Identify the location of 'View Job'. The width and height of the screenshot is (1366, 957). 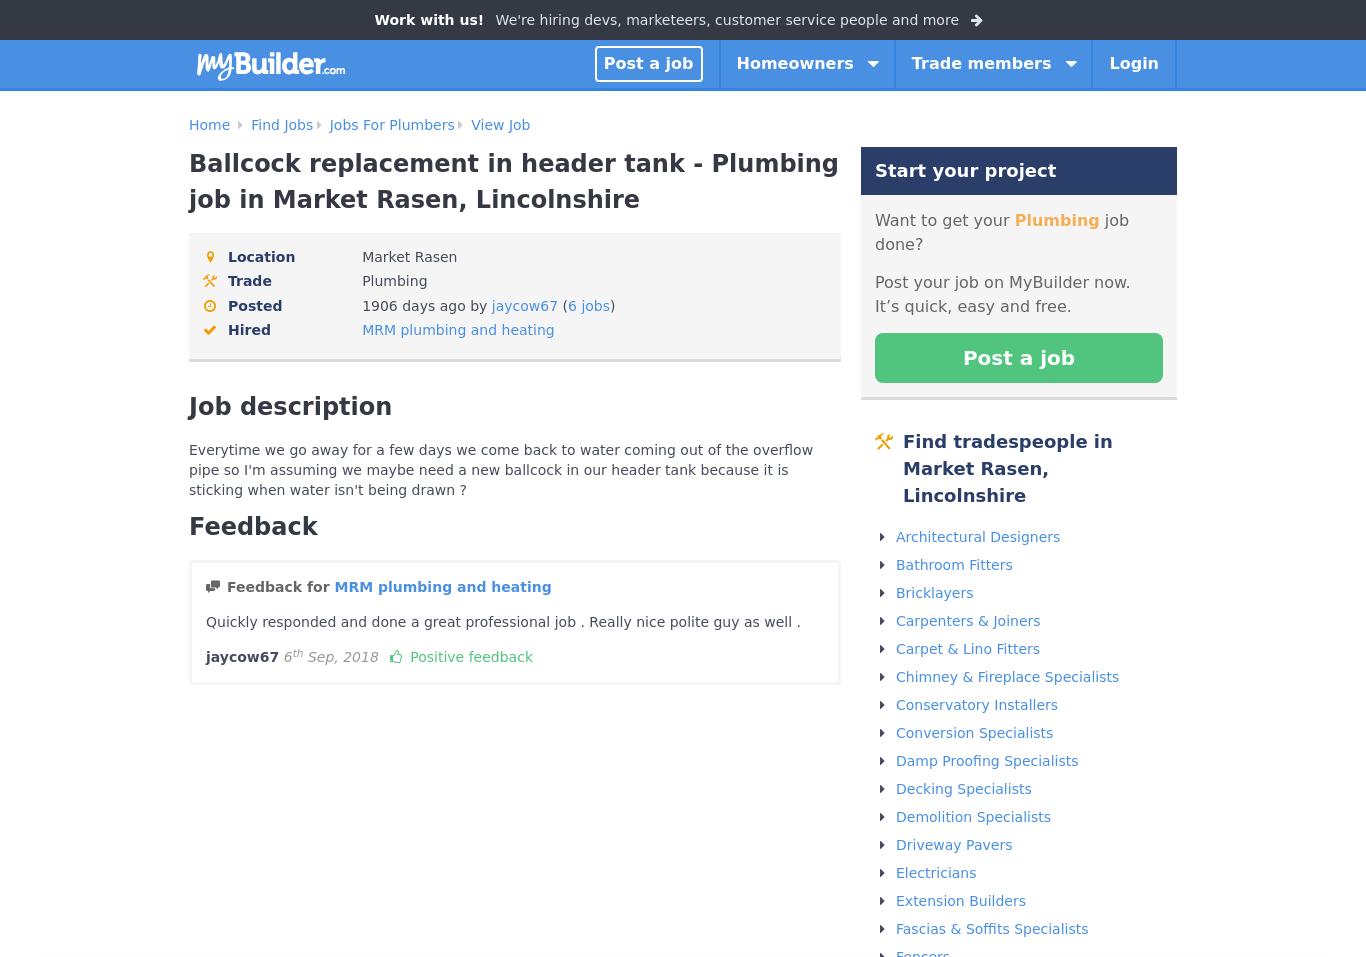
(500, 124).